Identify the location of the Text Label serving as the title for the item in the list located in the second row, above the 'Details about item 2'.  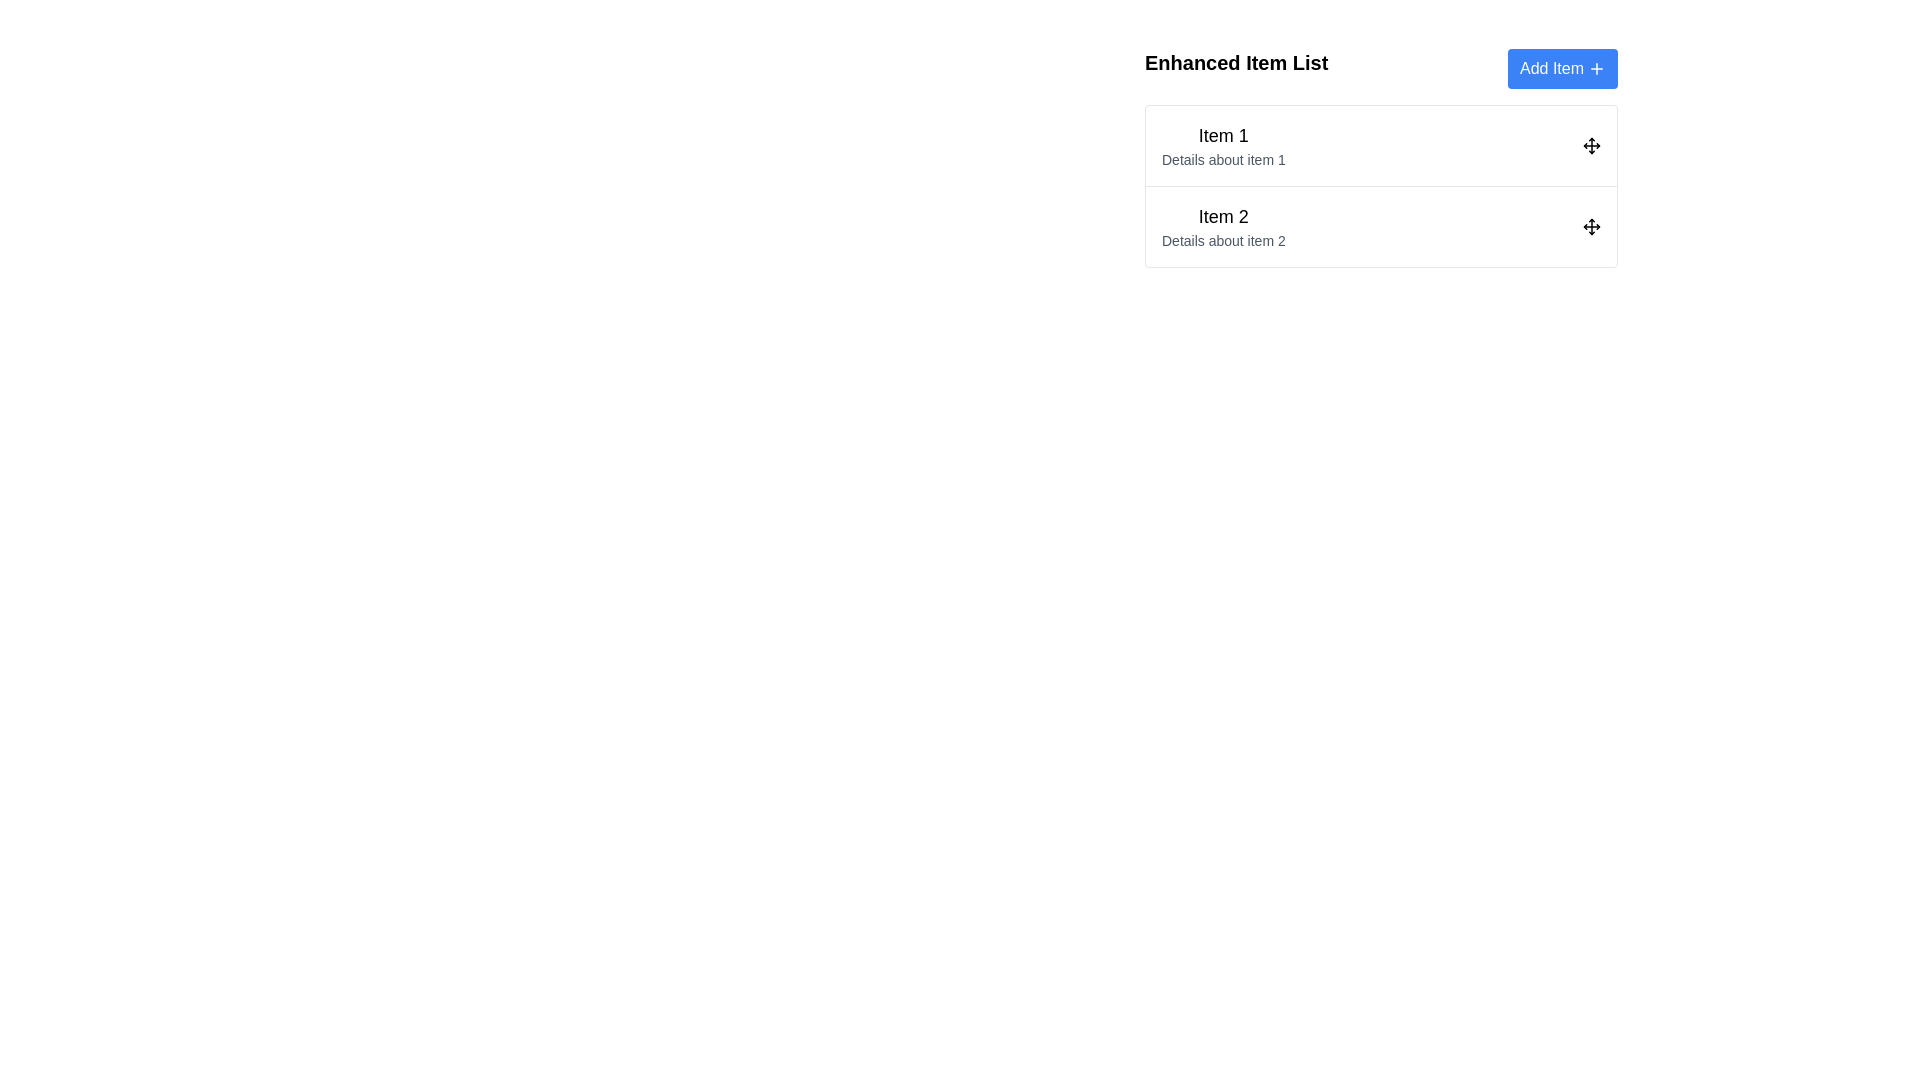
(1222, 216).